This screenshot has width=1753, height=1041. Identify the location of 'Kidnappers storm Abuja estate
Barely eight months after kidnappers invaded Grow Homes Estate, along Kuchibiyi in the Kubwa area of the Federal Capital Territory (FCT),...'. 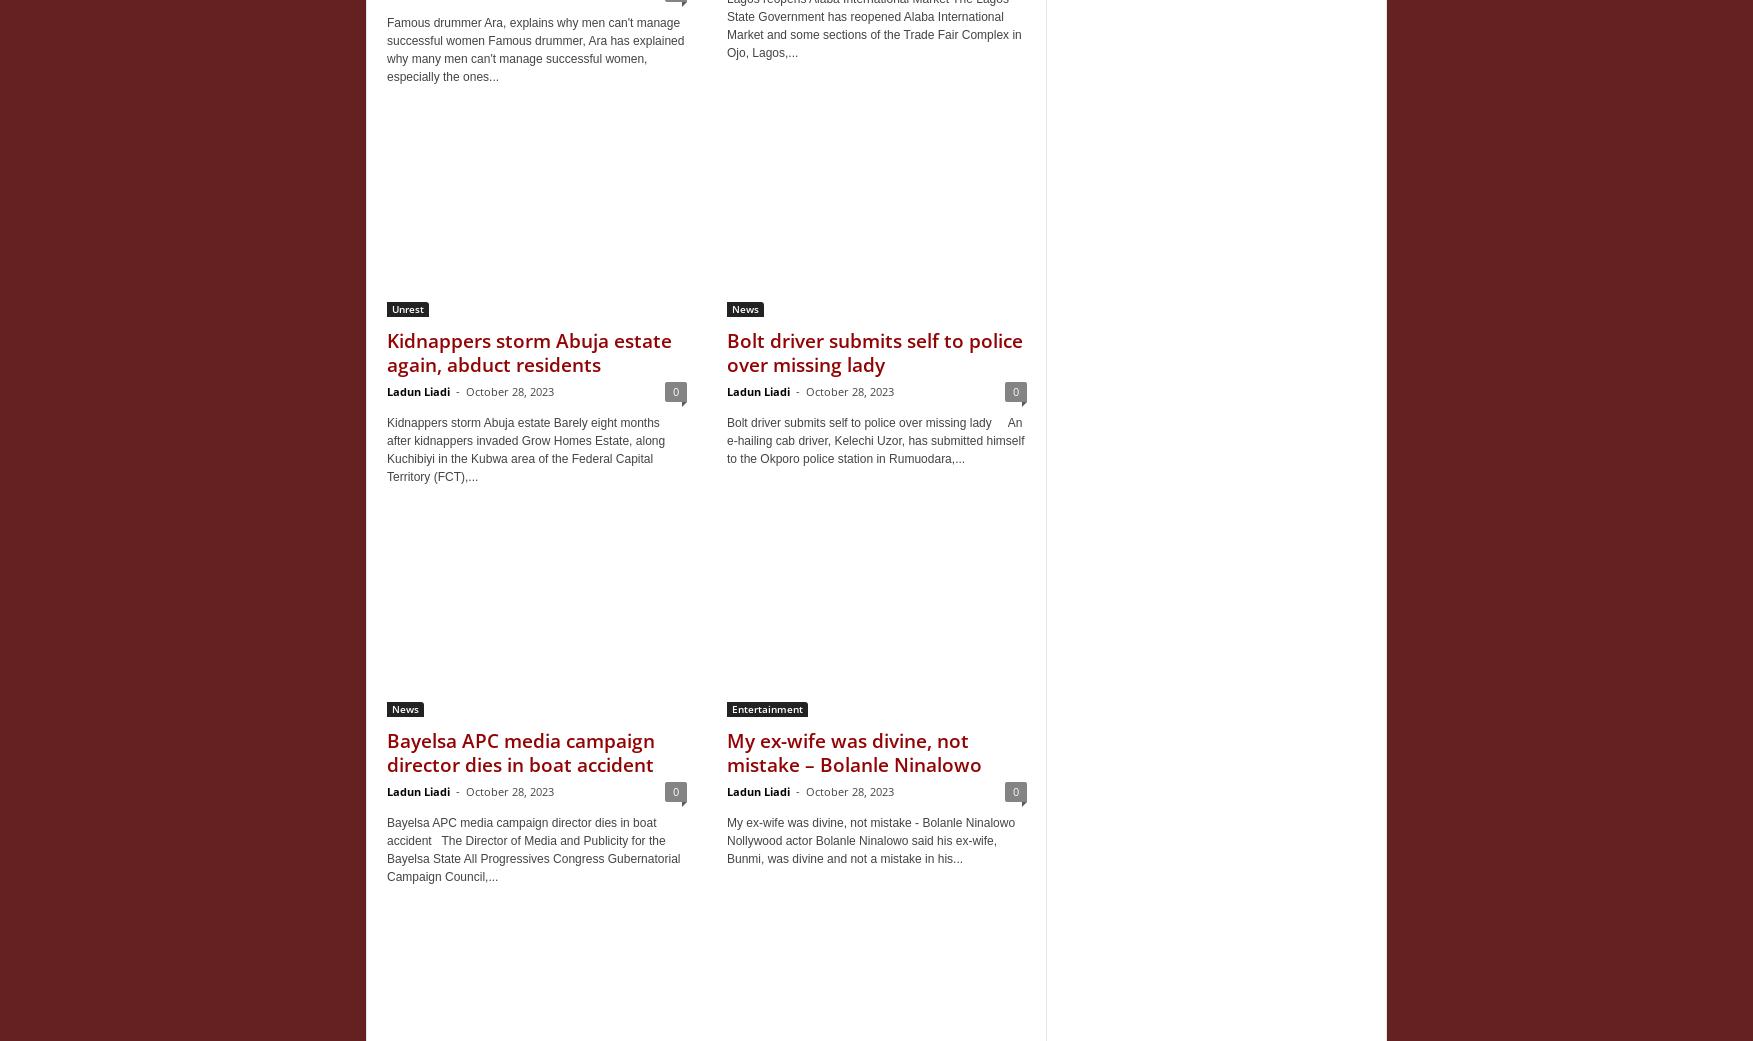
(526, 449).